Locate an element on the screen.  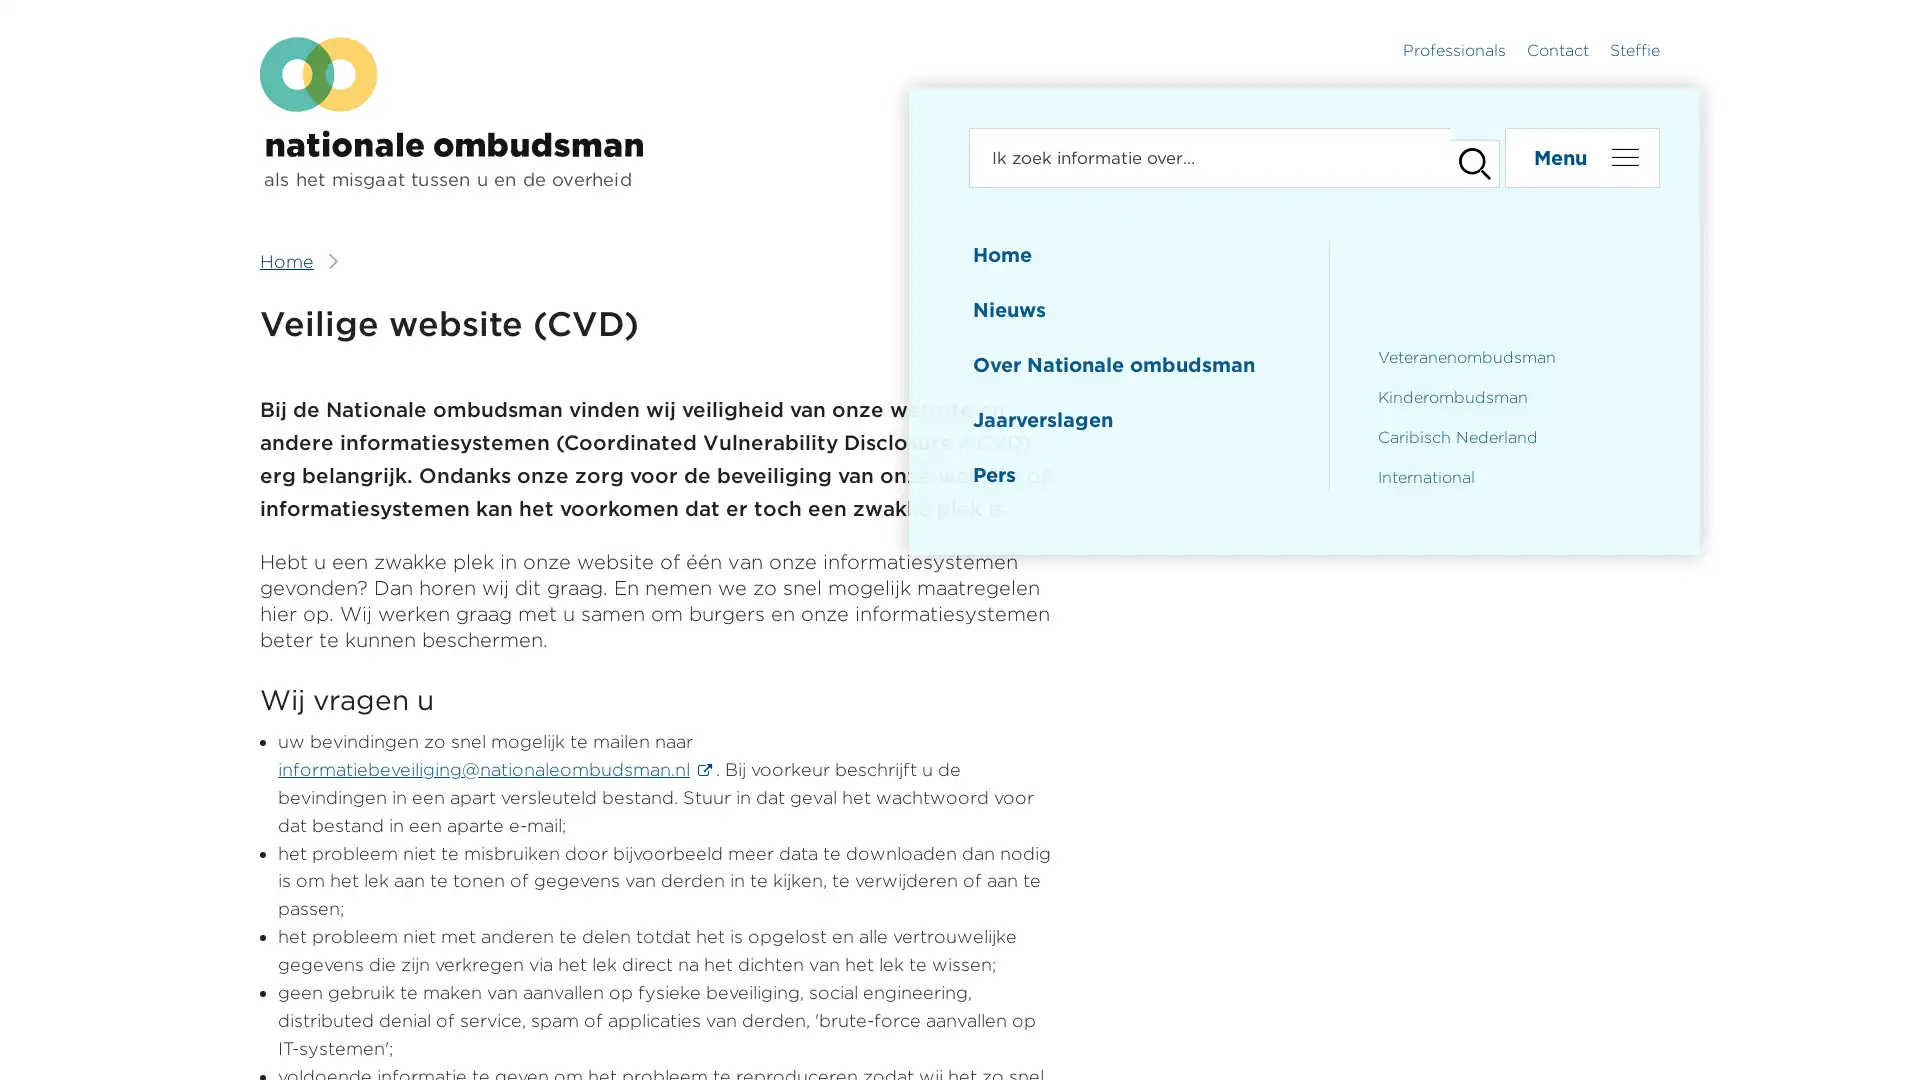
Zoeken is located at coordinates (1464, 157).